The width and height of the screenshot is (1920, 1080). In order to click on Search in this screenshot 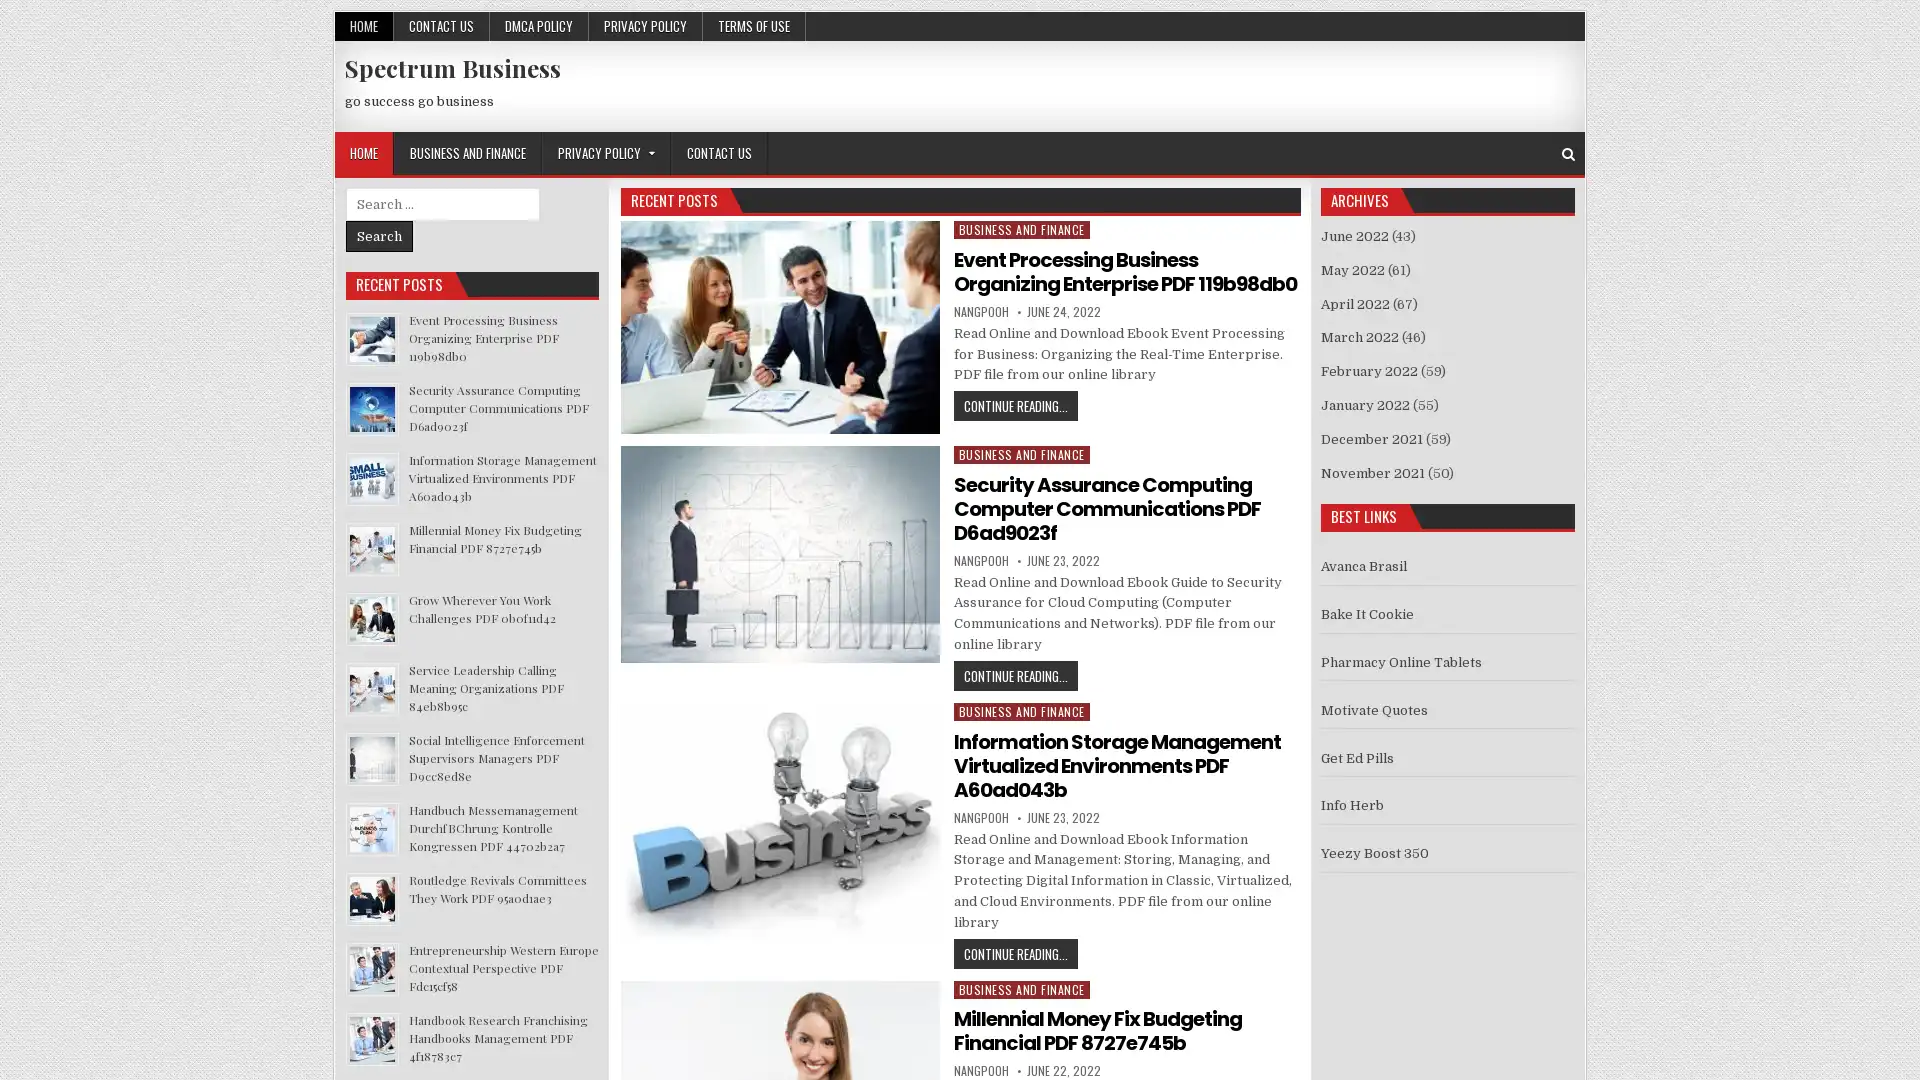, I will do `click(378, 235)`.